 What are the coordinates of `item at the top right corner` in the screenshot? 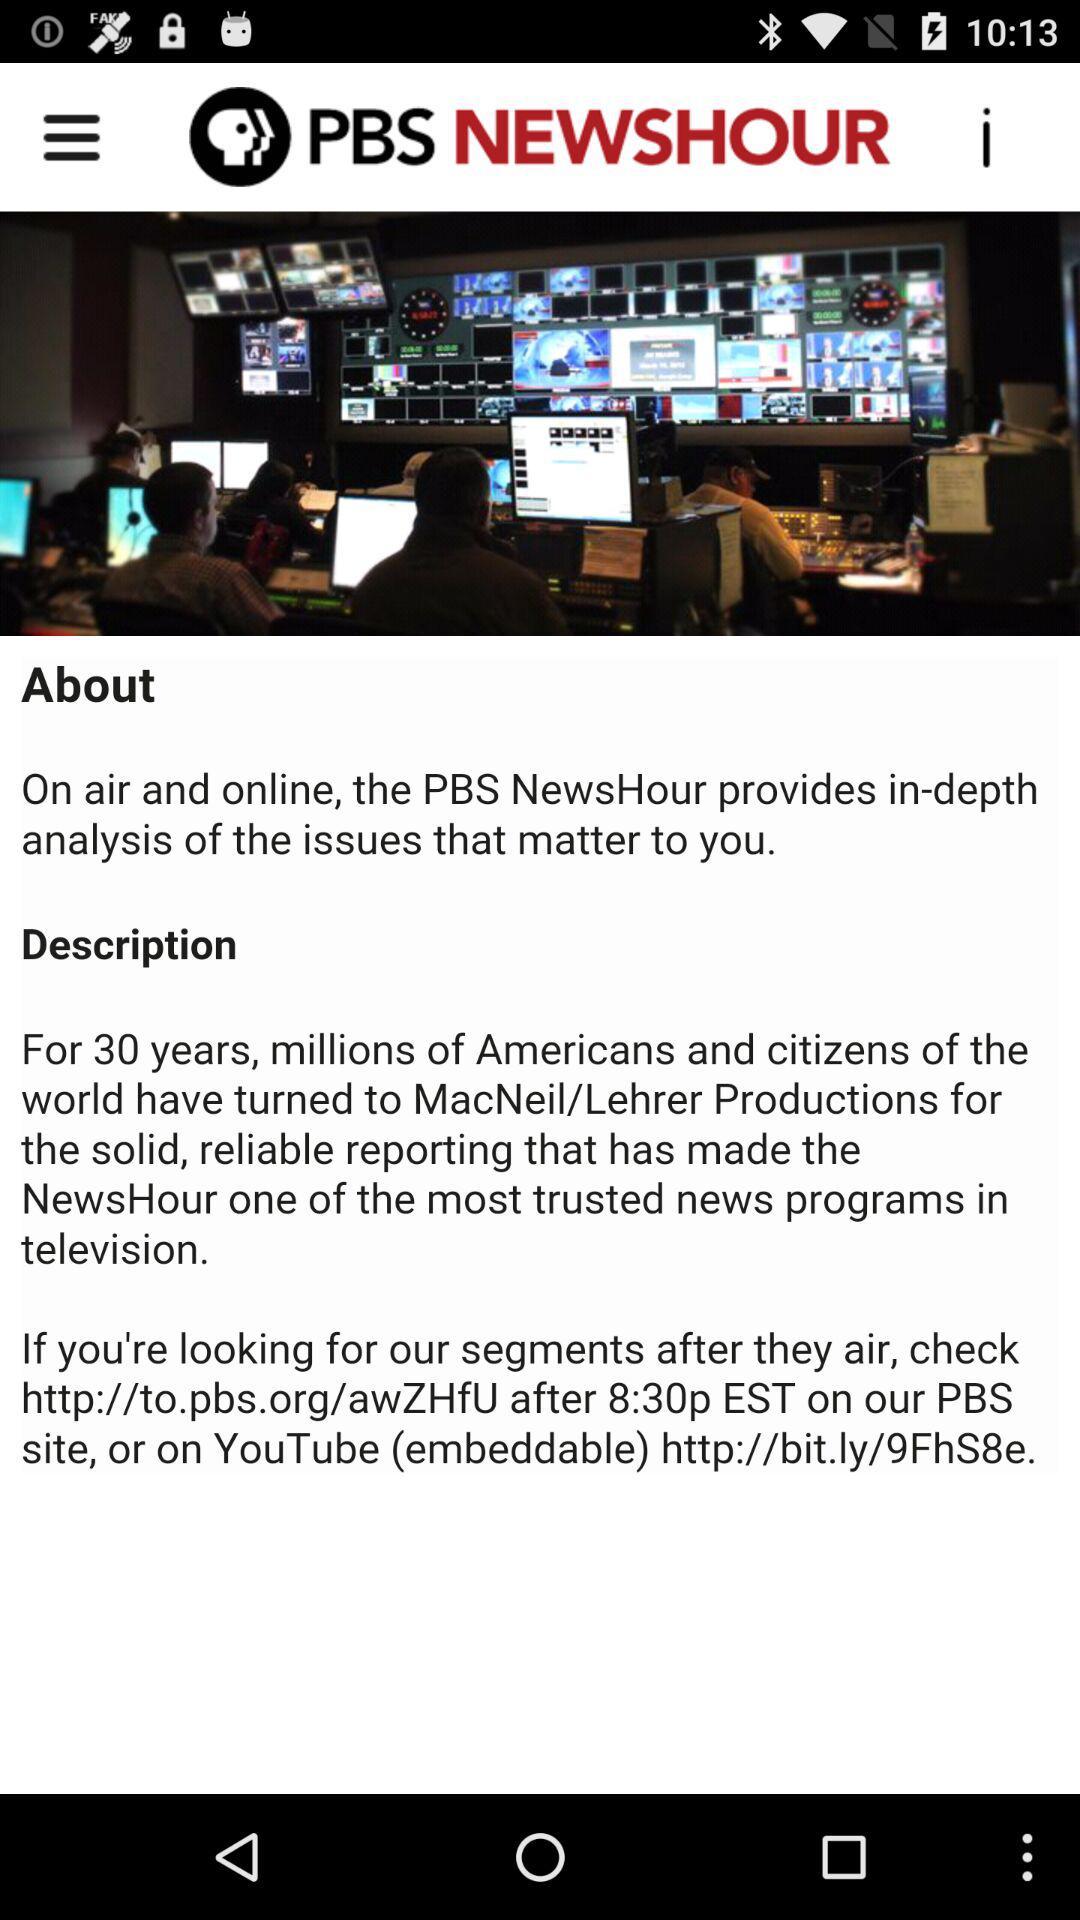 It's located at (985, 135).